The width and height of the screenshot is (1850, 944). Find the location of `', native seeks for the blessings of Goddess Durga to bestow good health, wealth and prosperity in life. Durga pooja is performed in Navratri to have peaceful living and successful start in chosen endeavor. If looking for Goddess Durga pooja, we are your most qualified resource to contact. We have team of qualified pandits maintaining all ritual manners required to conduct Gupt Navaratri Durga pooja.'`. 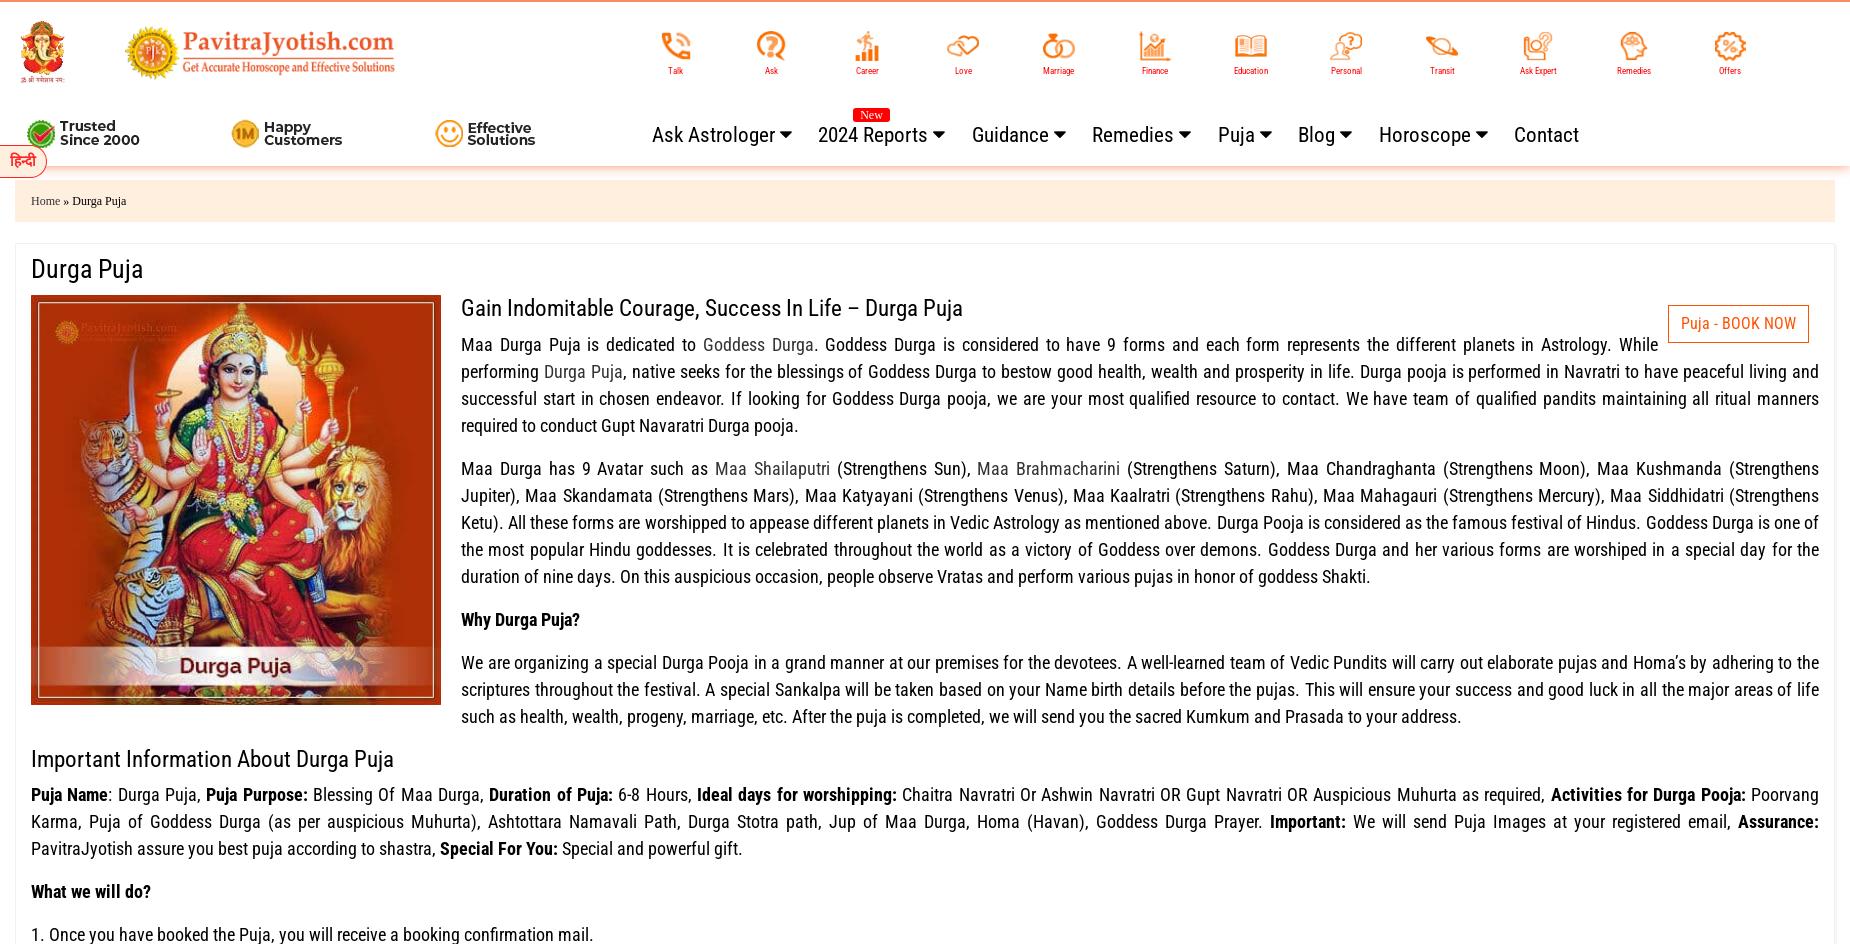

', native seeks for the blessings of Goddess Durga to bestow good health, wealth and prosperity in life. Durga pooja is performed in Navratri to have peaceful living and successful start in chosen endeavor. If looking for Goddess Durga pooja, we are your most qualified resource to contact. We have team of qualified pandits maintaining all ritual manners required to conduct Gupt Navaratri Durga pooja.' is located at coordinates (1138, 397).